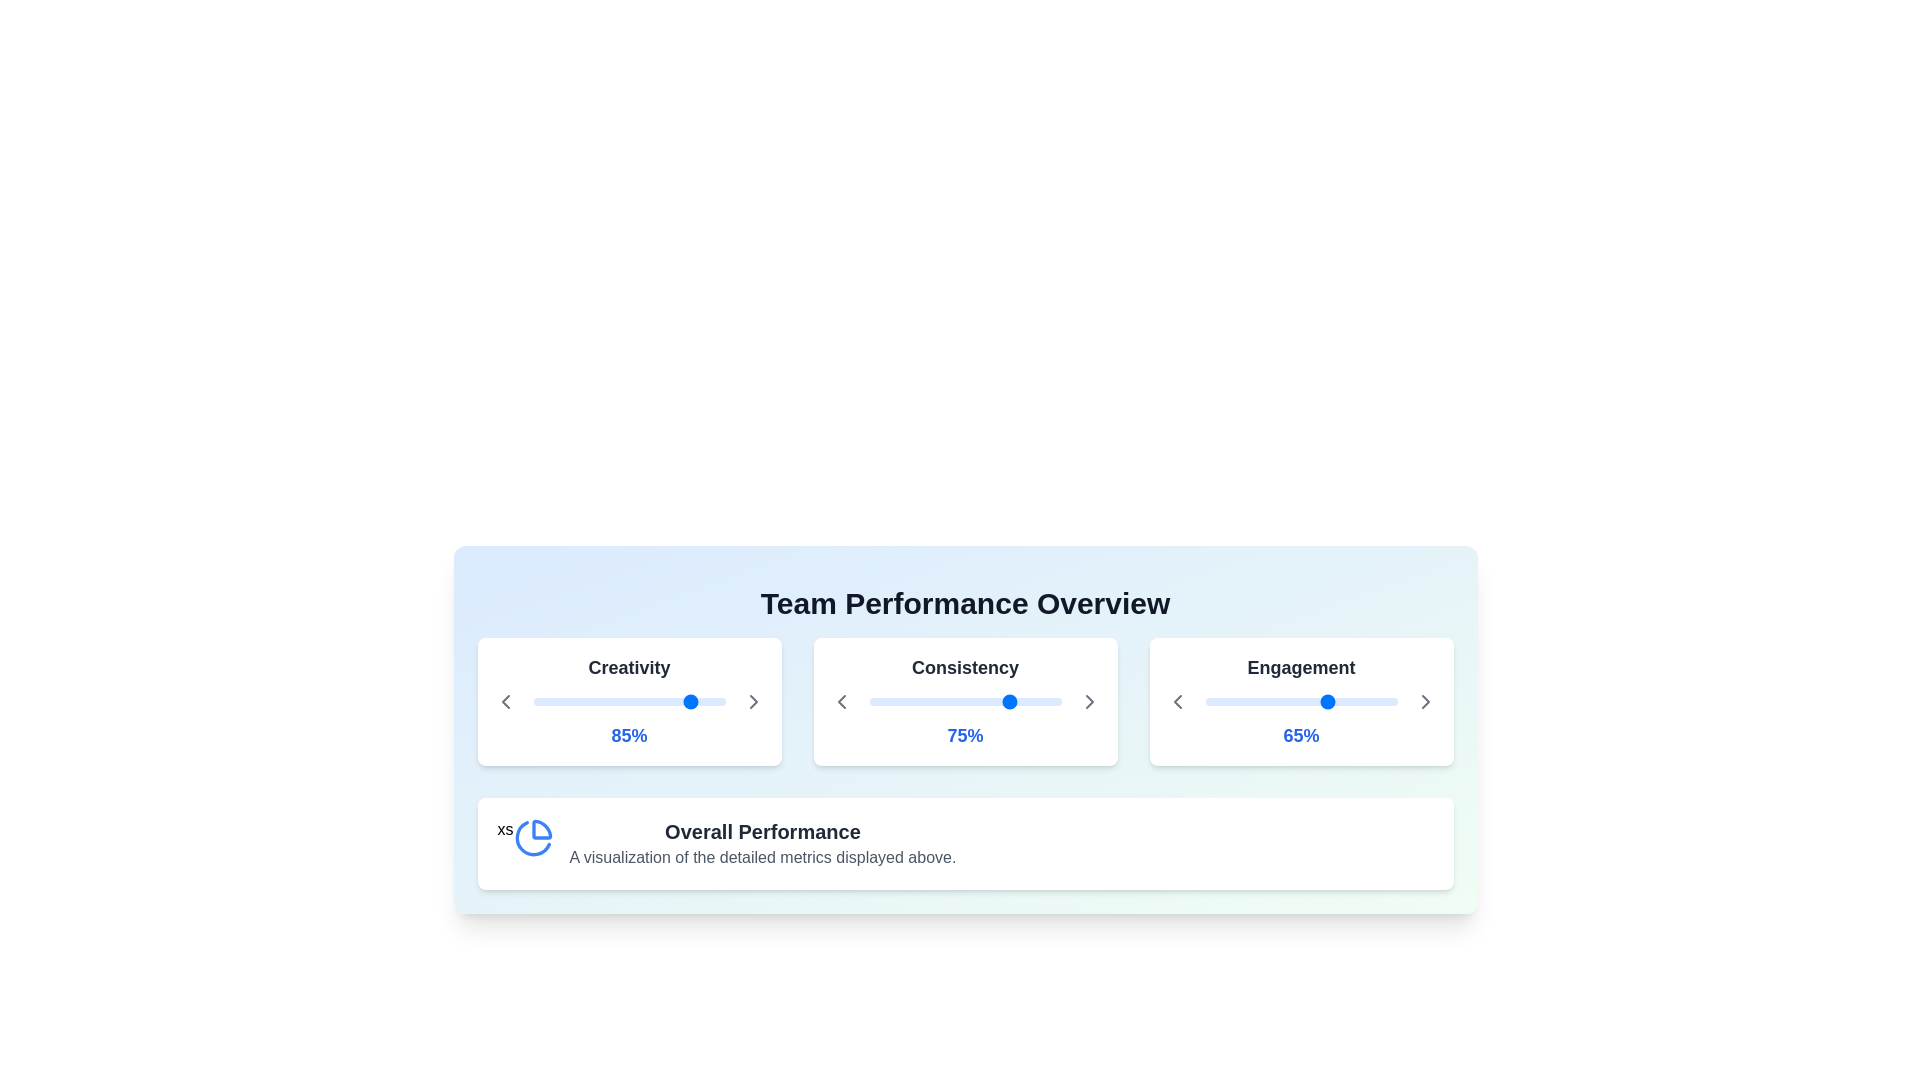  What do you see at coordinates (628, 671) in the screenshot?
I see `the static text label displaying the title 'Creativity', which is a bold black font and serves as the header for the first column in a card-like component` at bounding box center [628, 671].